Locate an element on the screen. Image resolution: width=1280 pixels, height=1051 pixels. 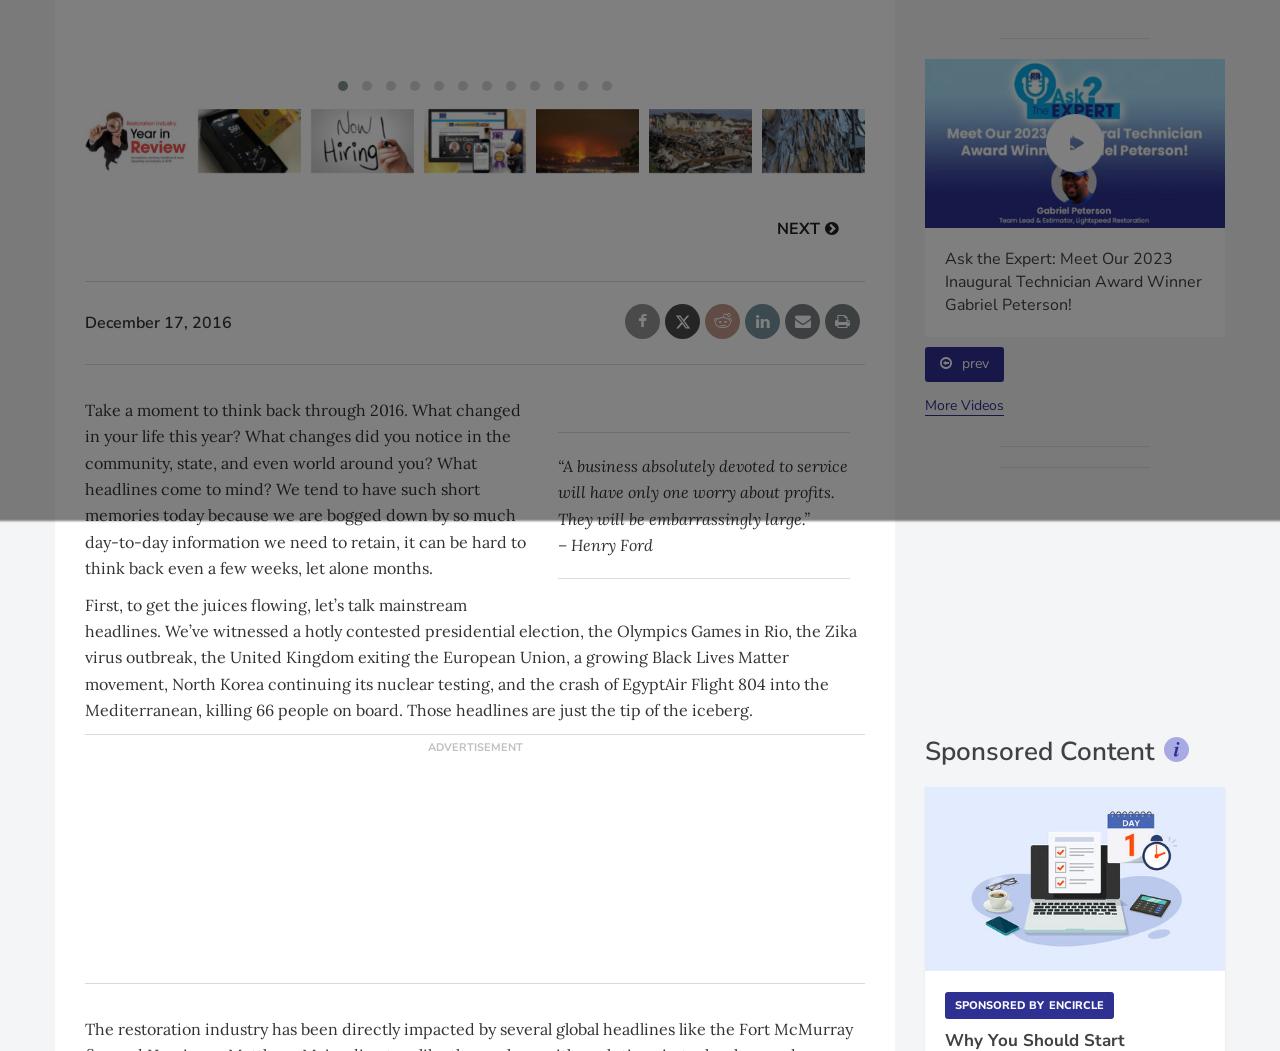
'Episode of 4 the Ironclad Marketing Minute highlights utilizing social media to gain more job leads' is located at coordinates (45, 281).